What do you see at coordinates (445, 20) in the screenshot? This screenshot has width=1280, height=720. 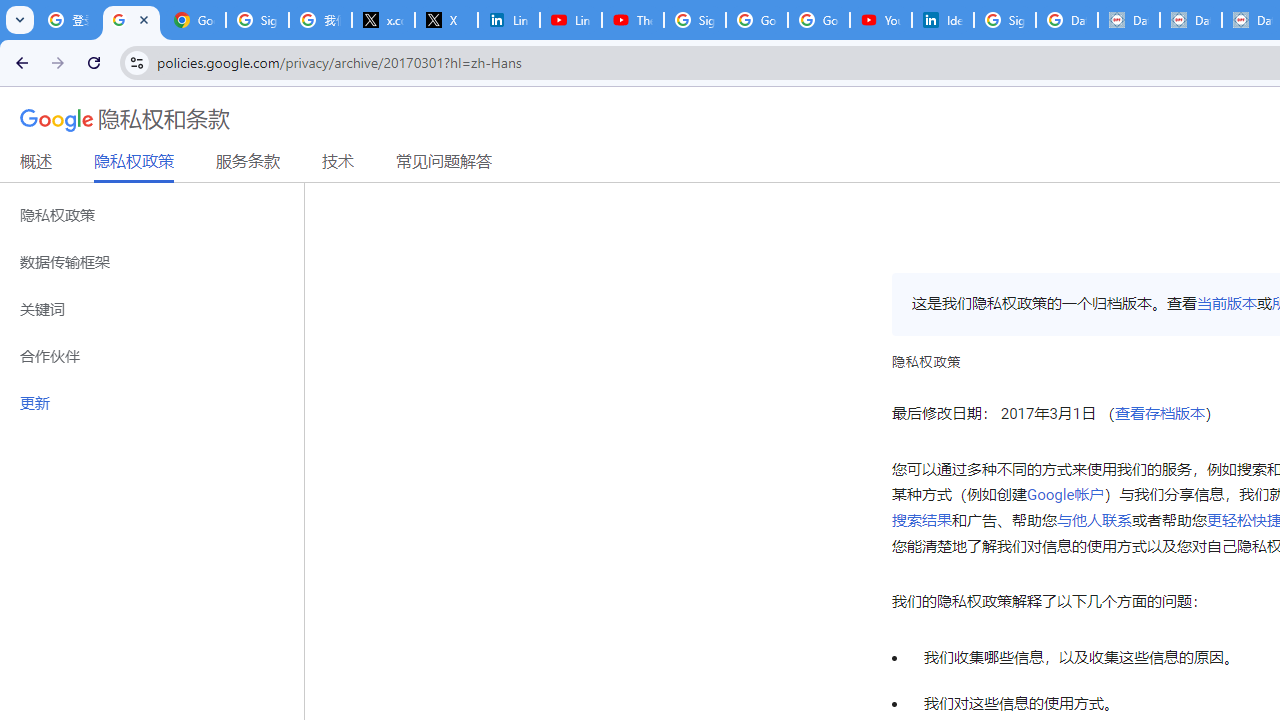 I see `'X'` at bounding box center [445, 20].